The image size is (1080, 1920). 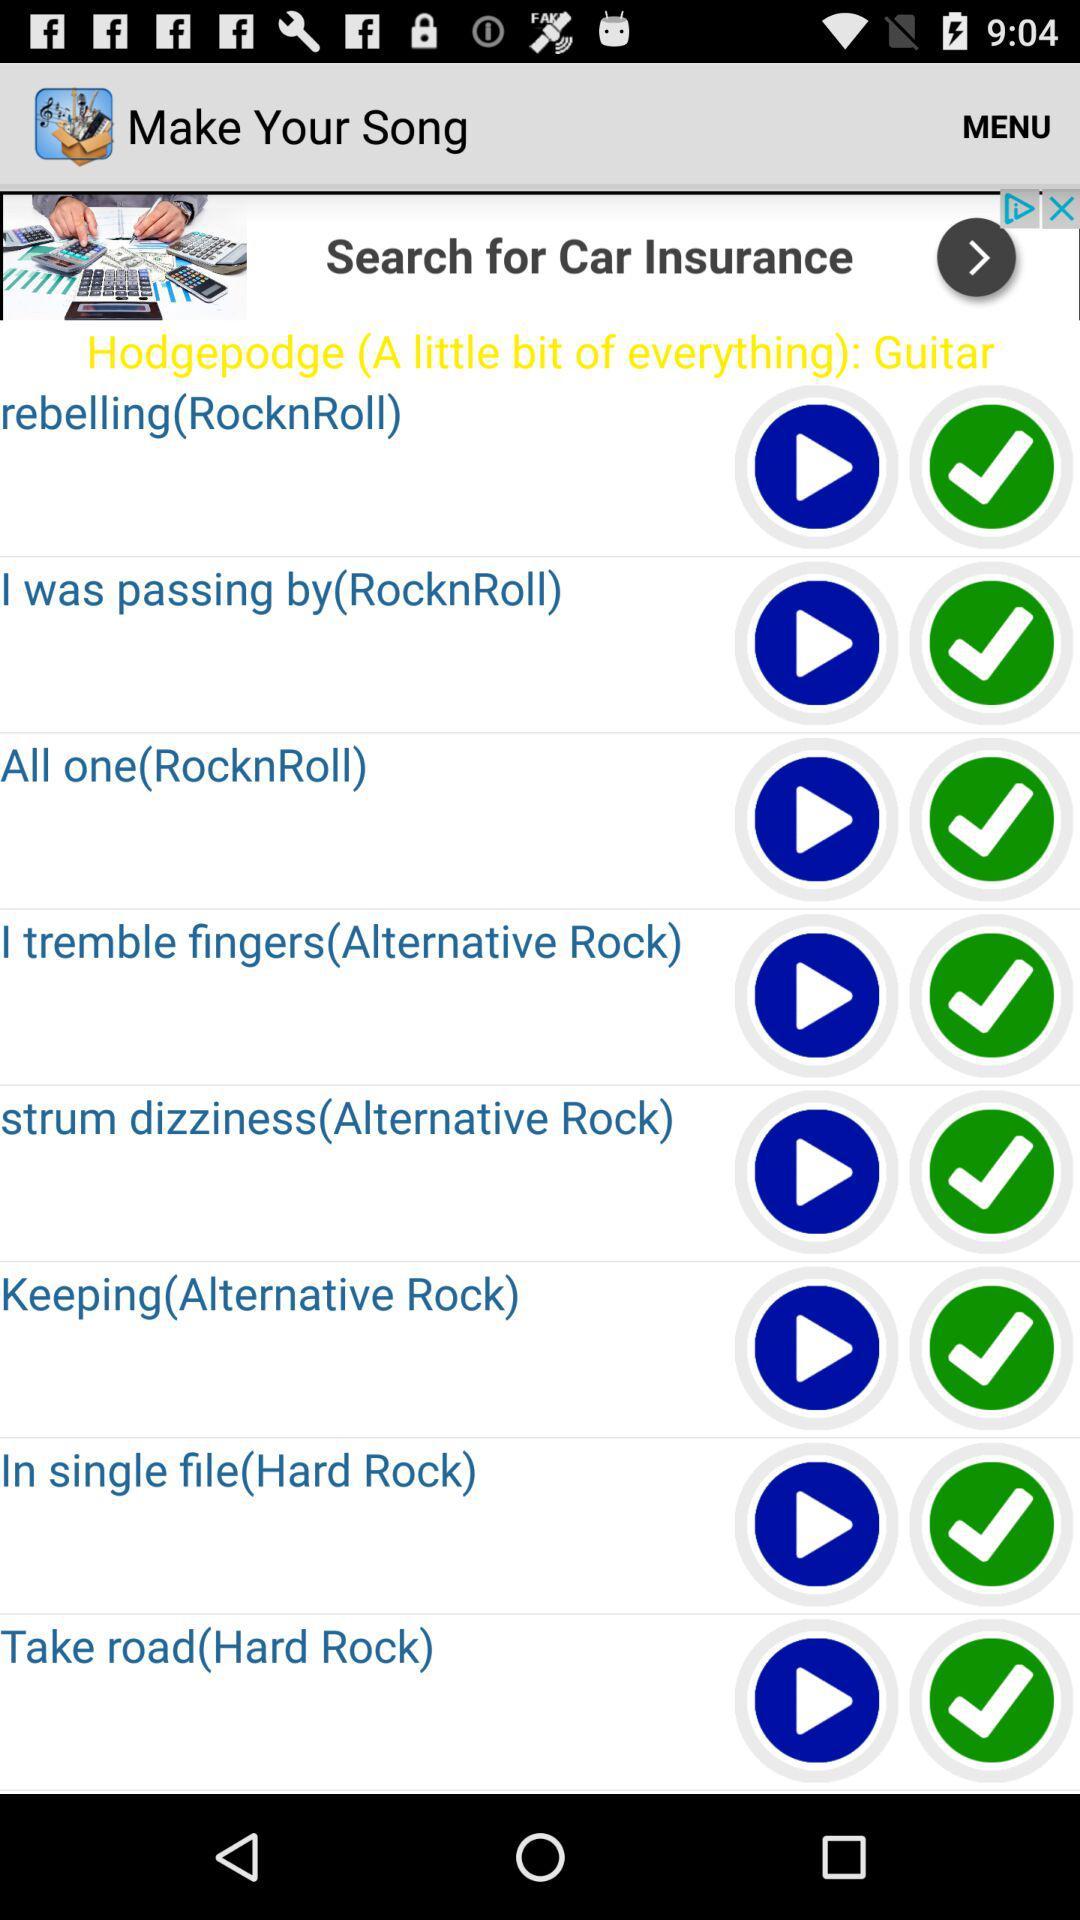 What do you see at coordinates (992, 644) in the screenshot?
I see `to select a song` at bounding box center [992, 644].